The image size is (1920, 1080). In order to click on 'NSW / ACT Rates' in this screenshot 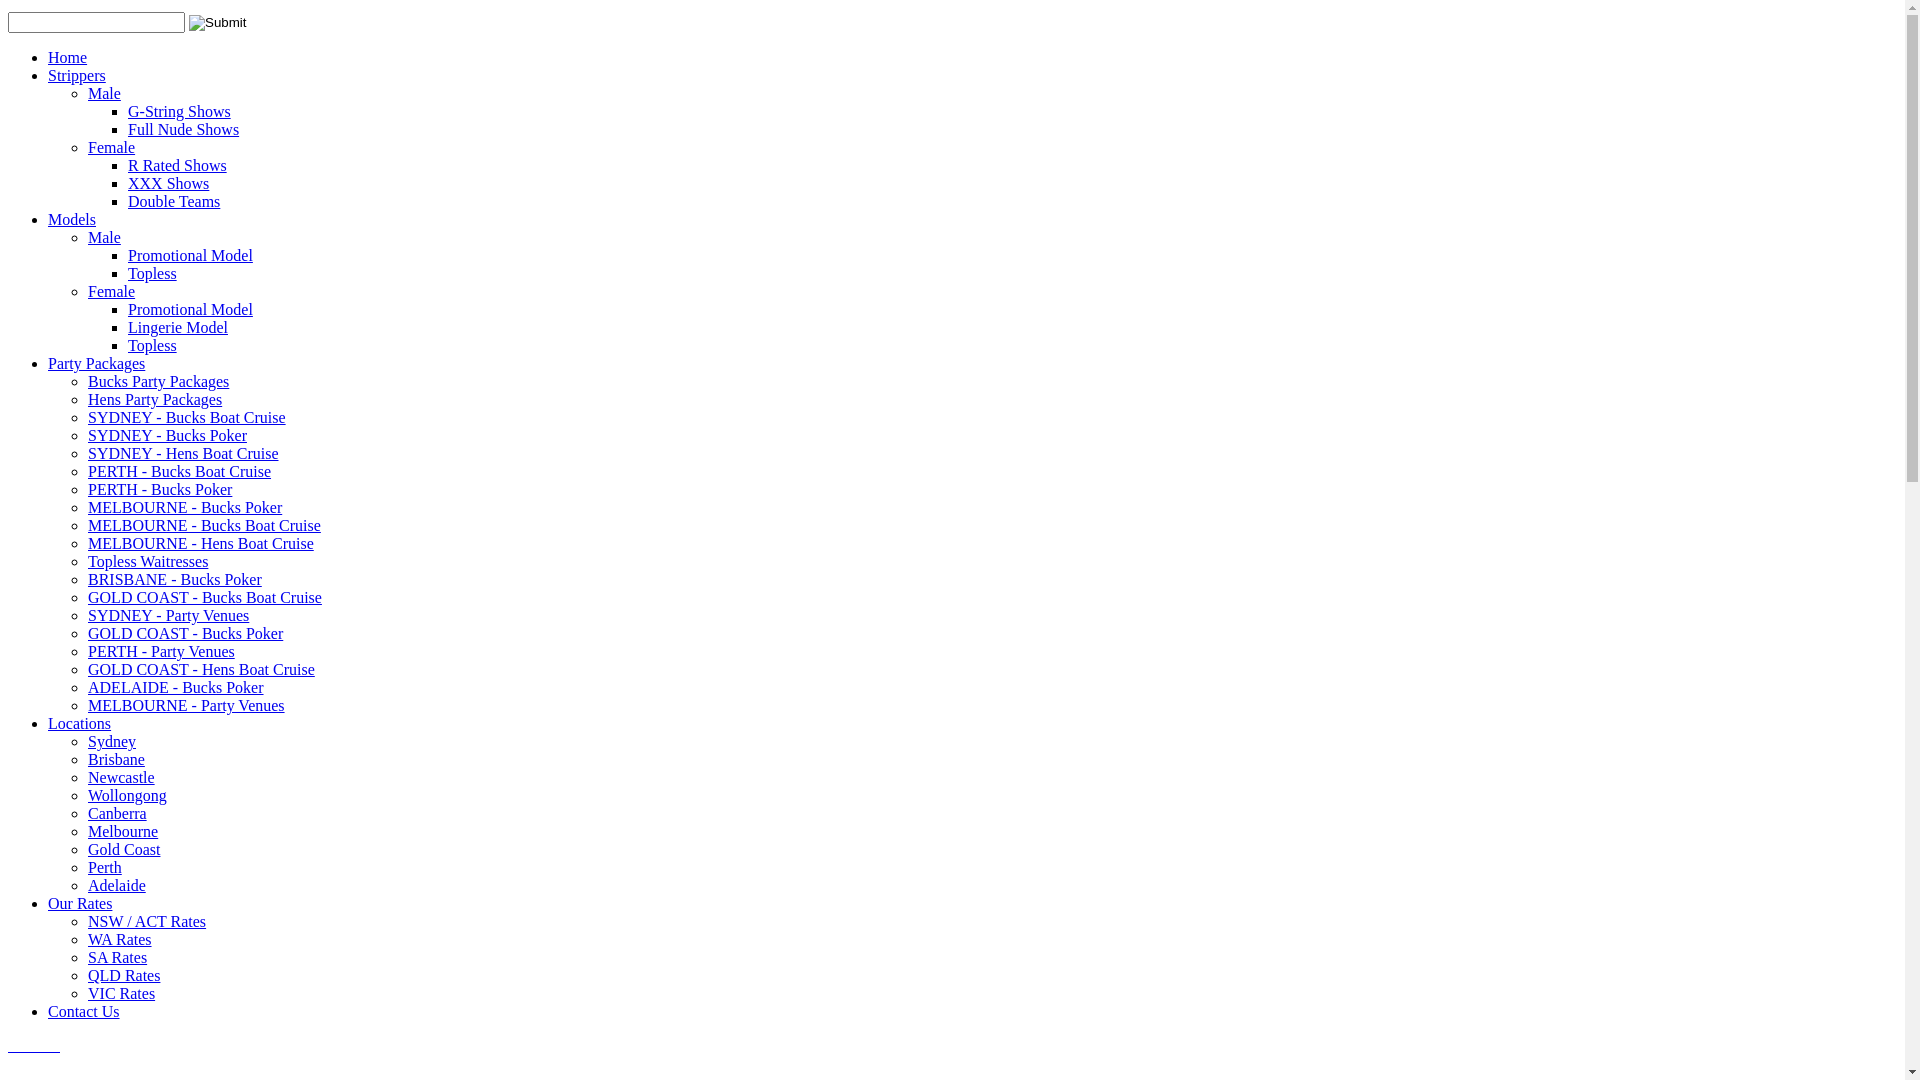, I will do `click(146, 921)`.